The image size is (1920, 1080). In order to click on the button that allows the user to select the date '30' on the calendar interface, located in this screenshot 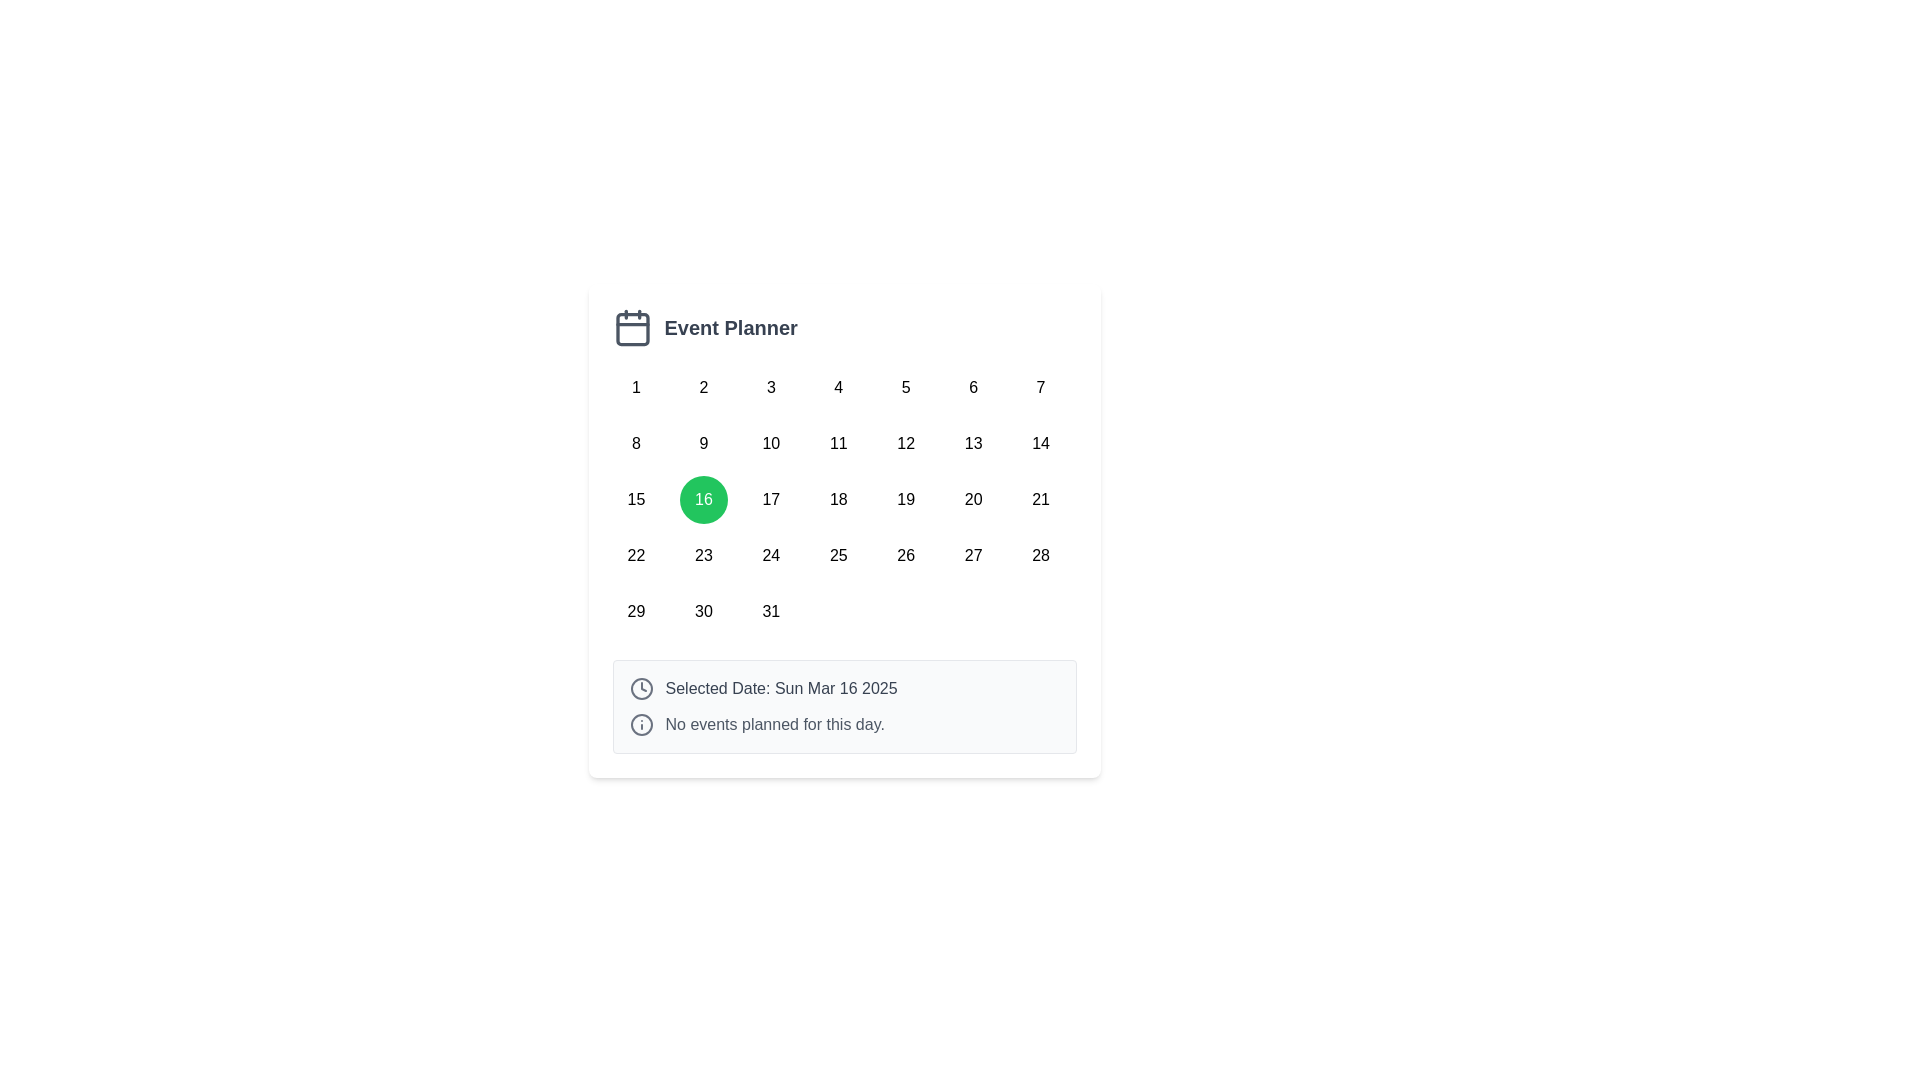, I will do `click(703, 611)`.